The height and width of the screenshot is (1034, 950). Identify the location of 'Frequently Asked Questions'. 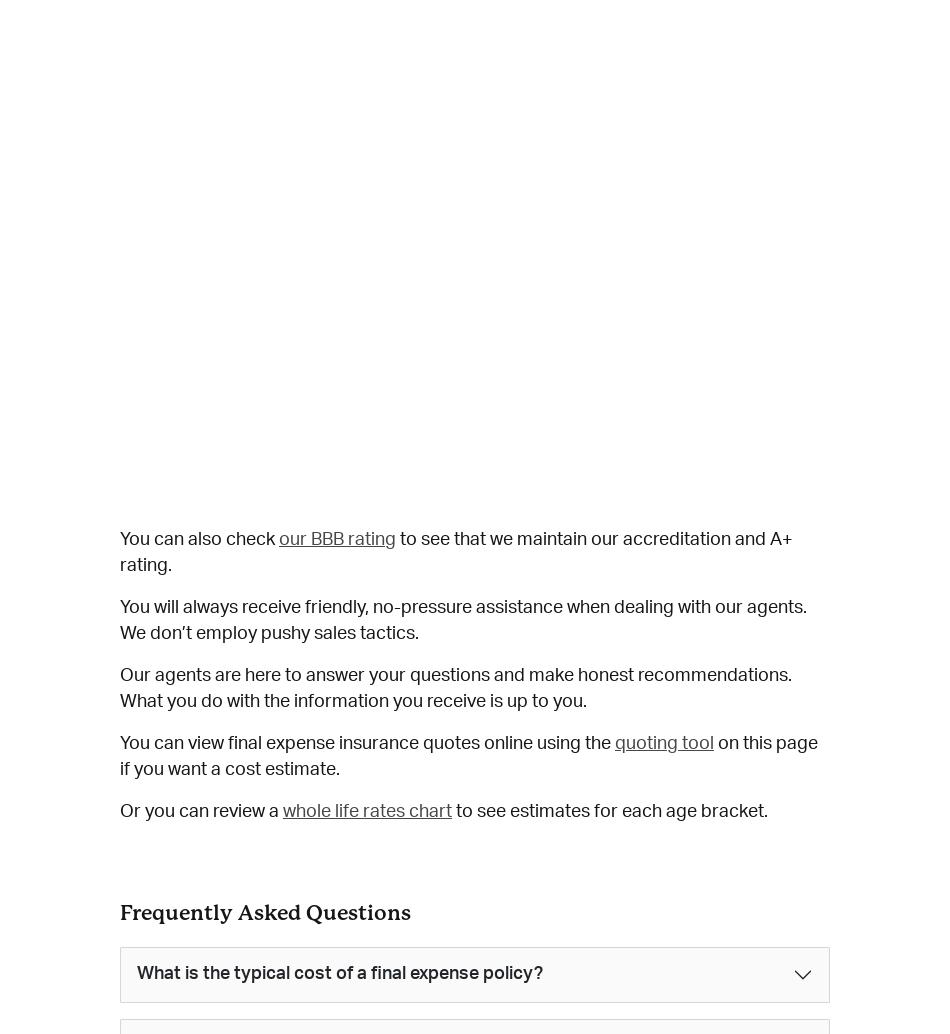
(264, 911).